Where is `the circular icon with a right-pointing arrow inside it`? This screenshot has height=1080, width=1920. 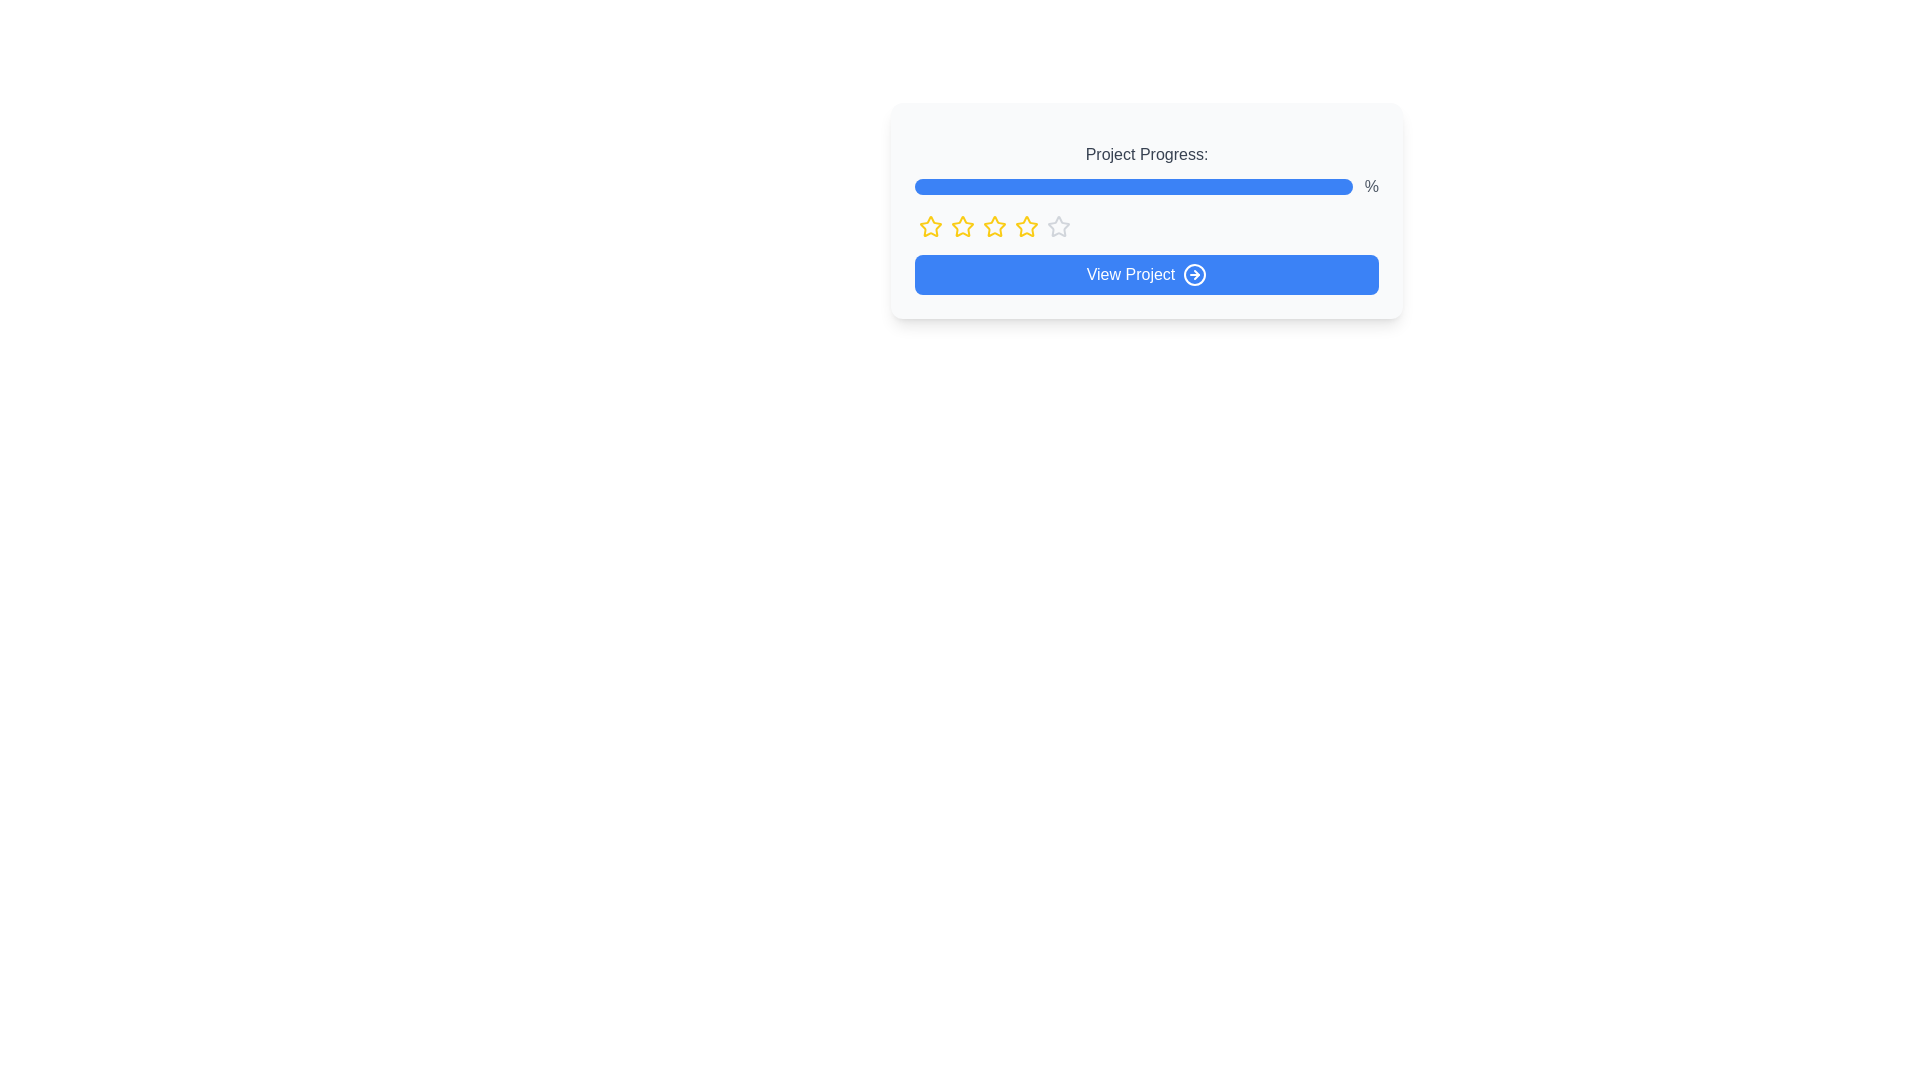
the circular icon with a right-pointing arrow inside it is located at coordinates (1195, 274).